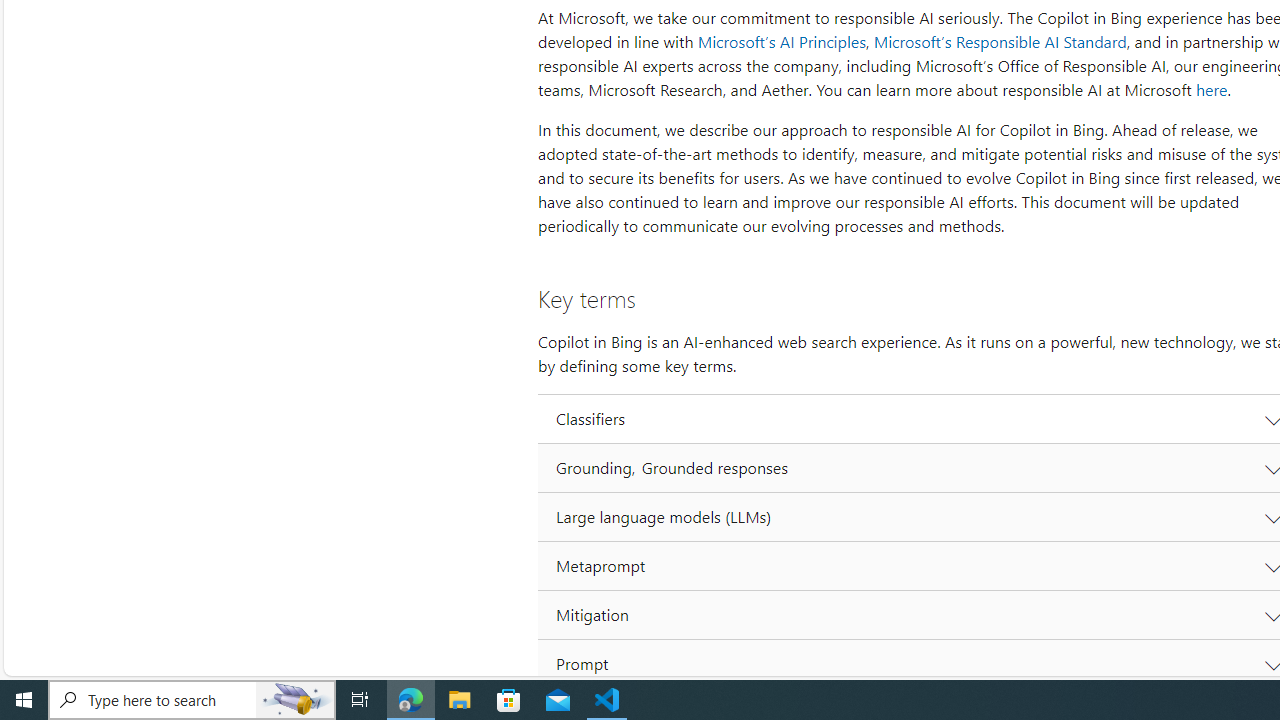 The height and width of the screenshot is (720, 1280). I want to click on 'here', so click(1210, 90).